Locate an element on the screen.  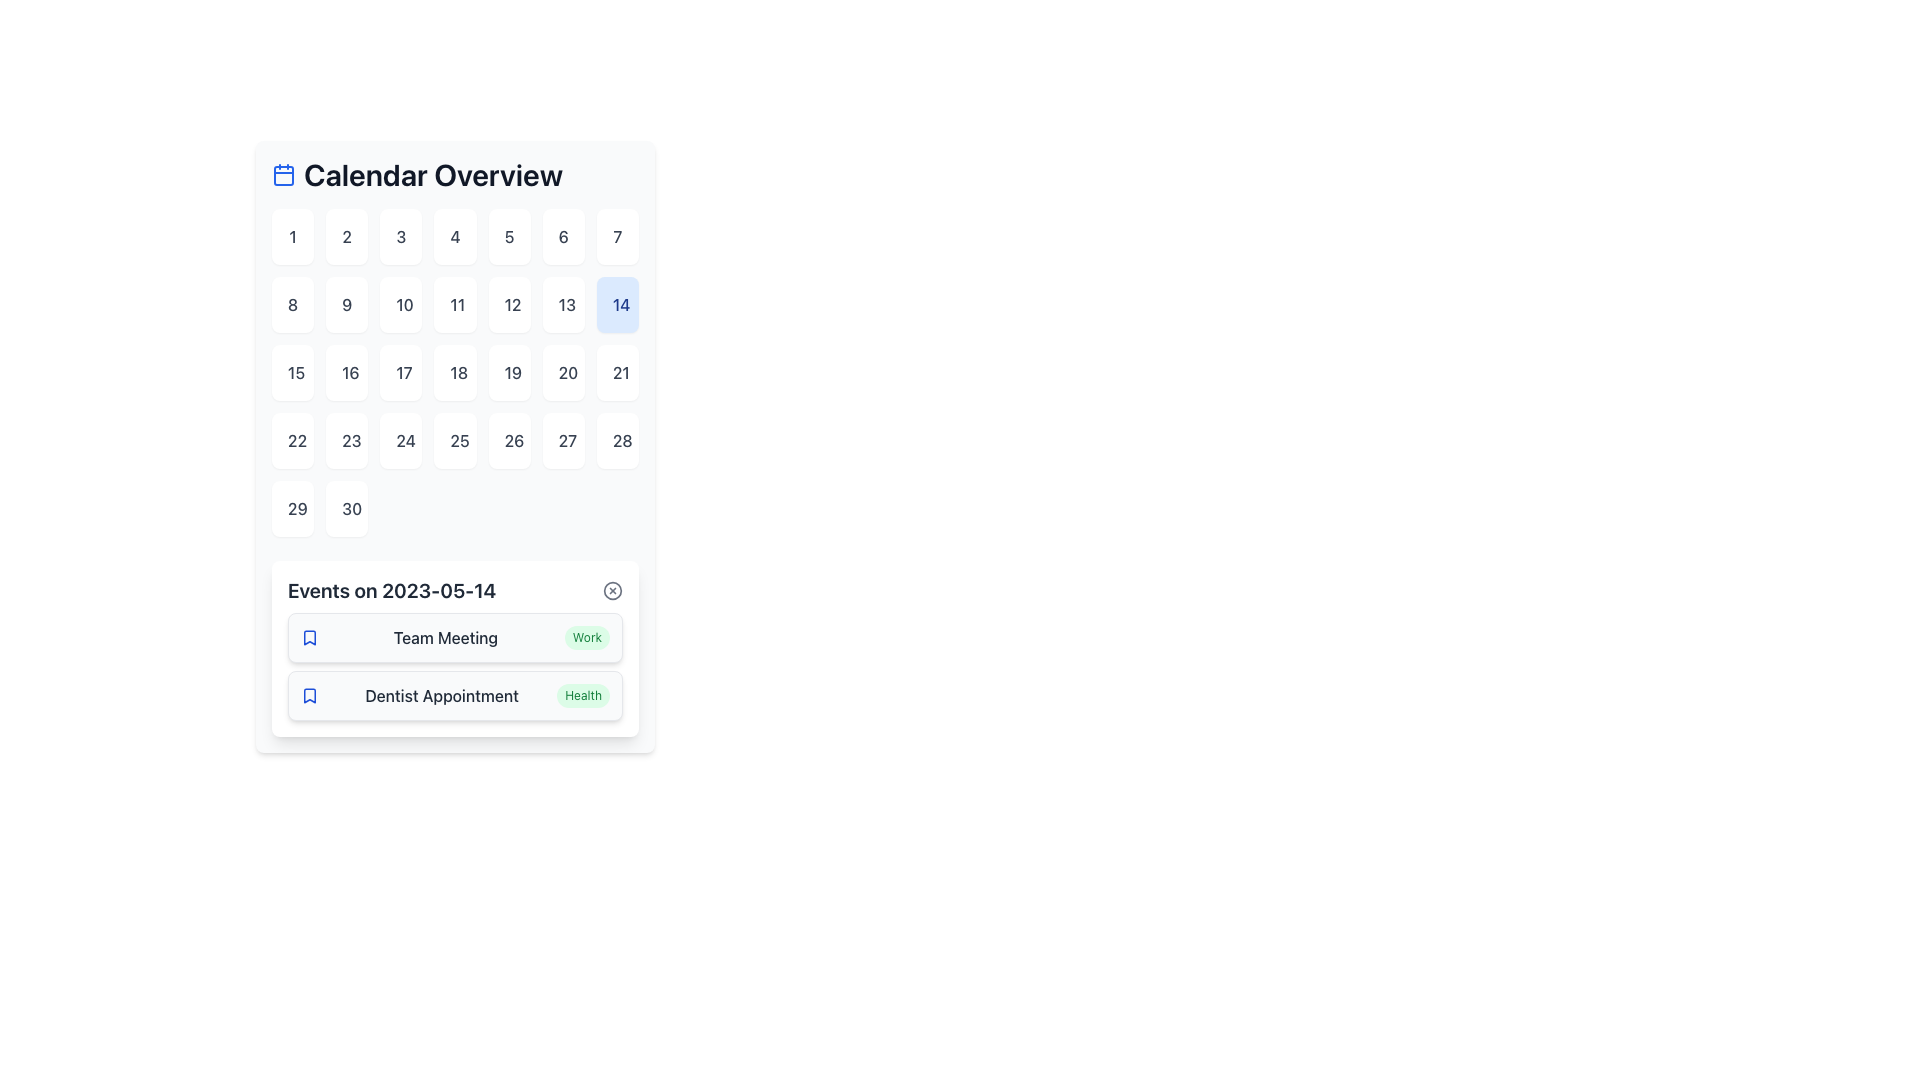
the calendar cell displaying the number '18' in the 'Calendar Overview' section is located at coordinates (454, 373).